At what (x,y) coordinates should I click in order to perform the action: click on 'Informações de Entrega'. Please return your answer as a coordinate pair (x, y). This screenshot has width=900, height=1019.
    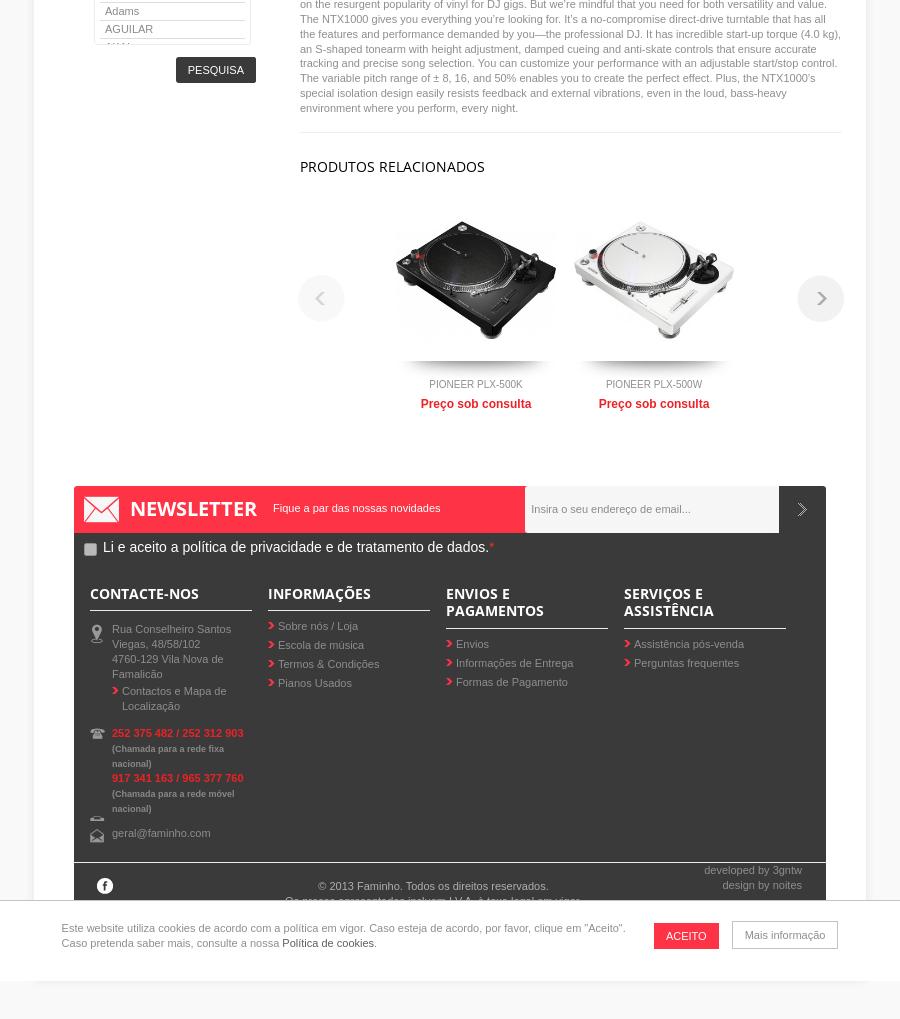
    Looking at the image, I should click on (513, 661).